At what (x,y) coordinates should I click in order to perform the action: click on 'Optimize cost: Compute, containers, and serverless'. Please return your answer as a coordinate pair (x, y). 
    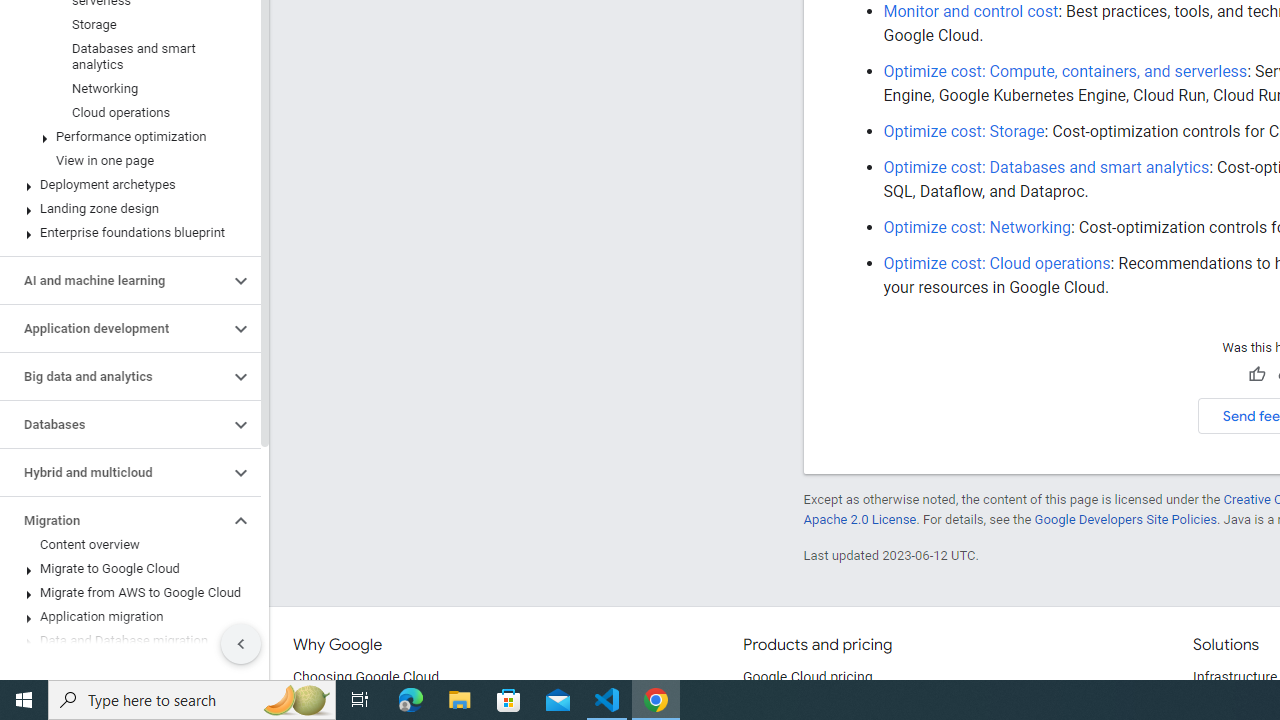
    Looking at the image, I should click on (1064, 70).